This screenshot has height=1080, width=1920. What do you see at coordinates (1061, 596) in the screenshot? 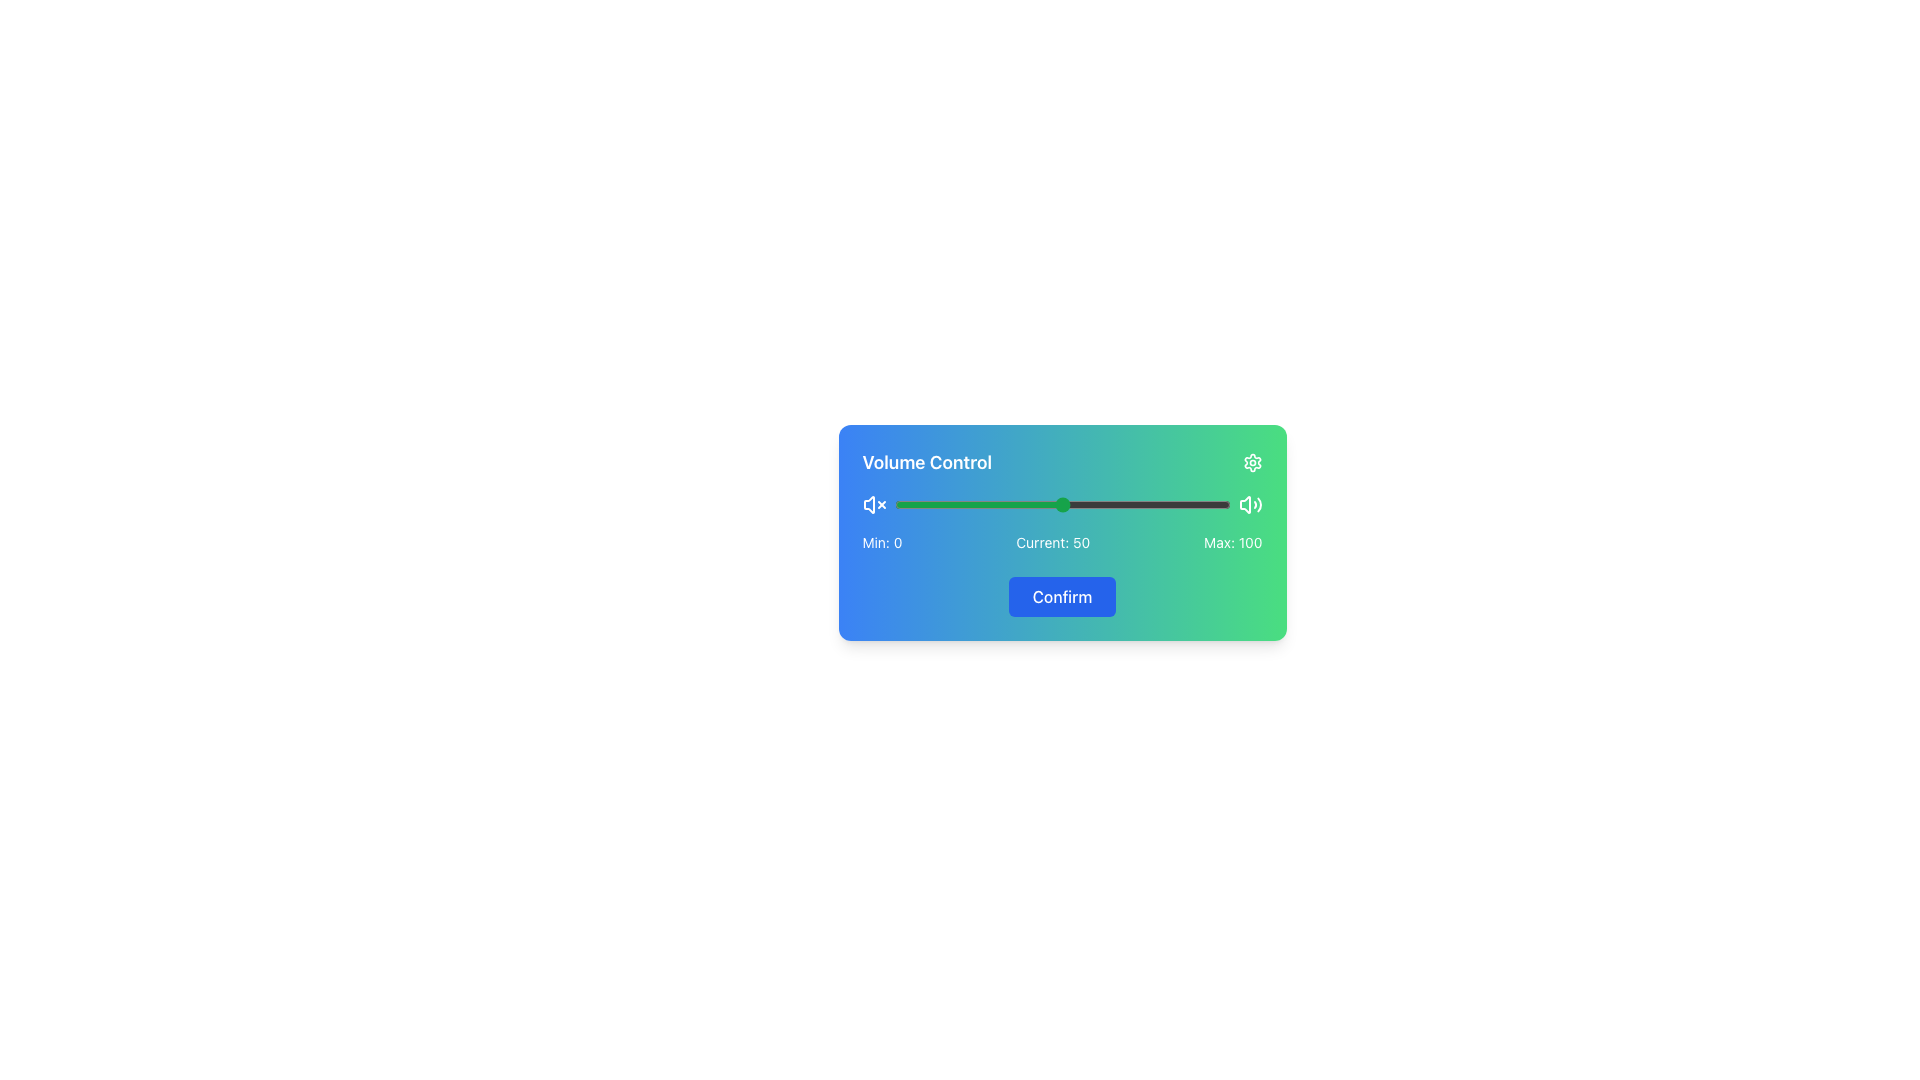
I see `the rectangular blue 'Confirm' button with rounded corners located at the bottom-center of the interactive module to confirm the current action` at bounding box center [1061, 596].